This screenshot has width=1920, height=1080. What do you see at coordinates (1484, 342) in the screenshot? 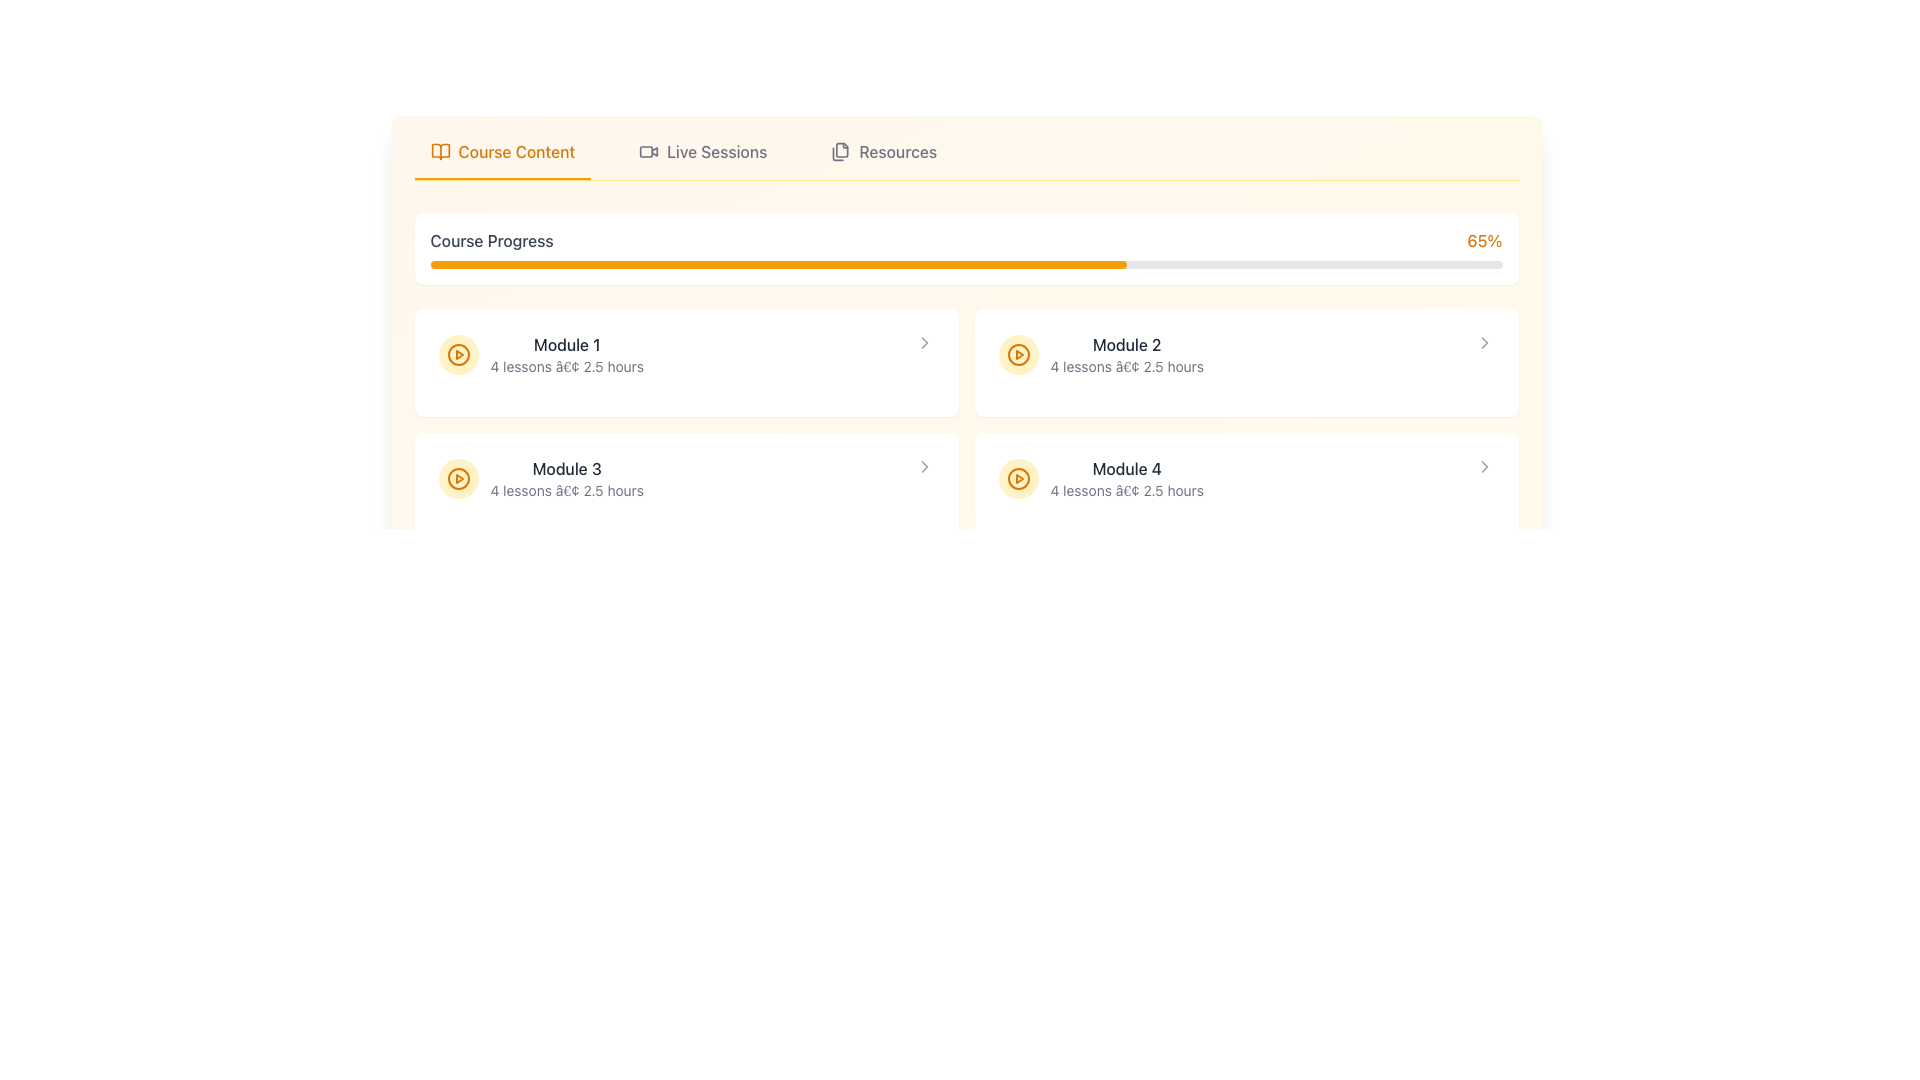
I see `the chevron icon on the far right of the row representing Module 2` at bounding box center [1484, 342].